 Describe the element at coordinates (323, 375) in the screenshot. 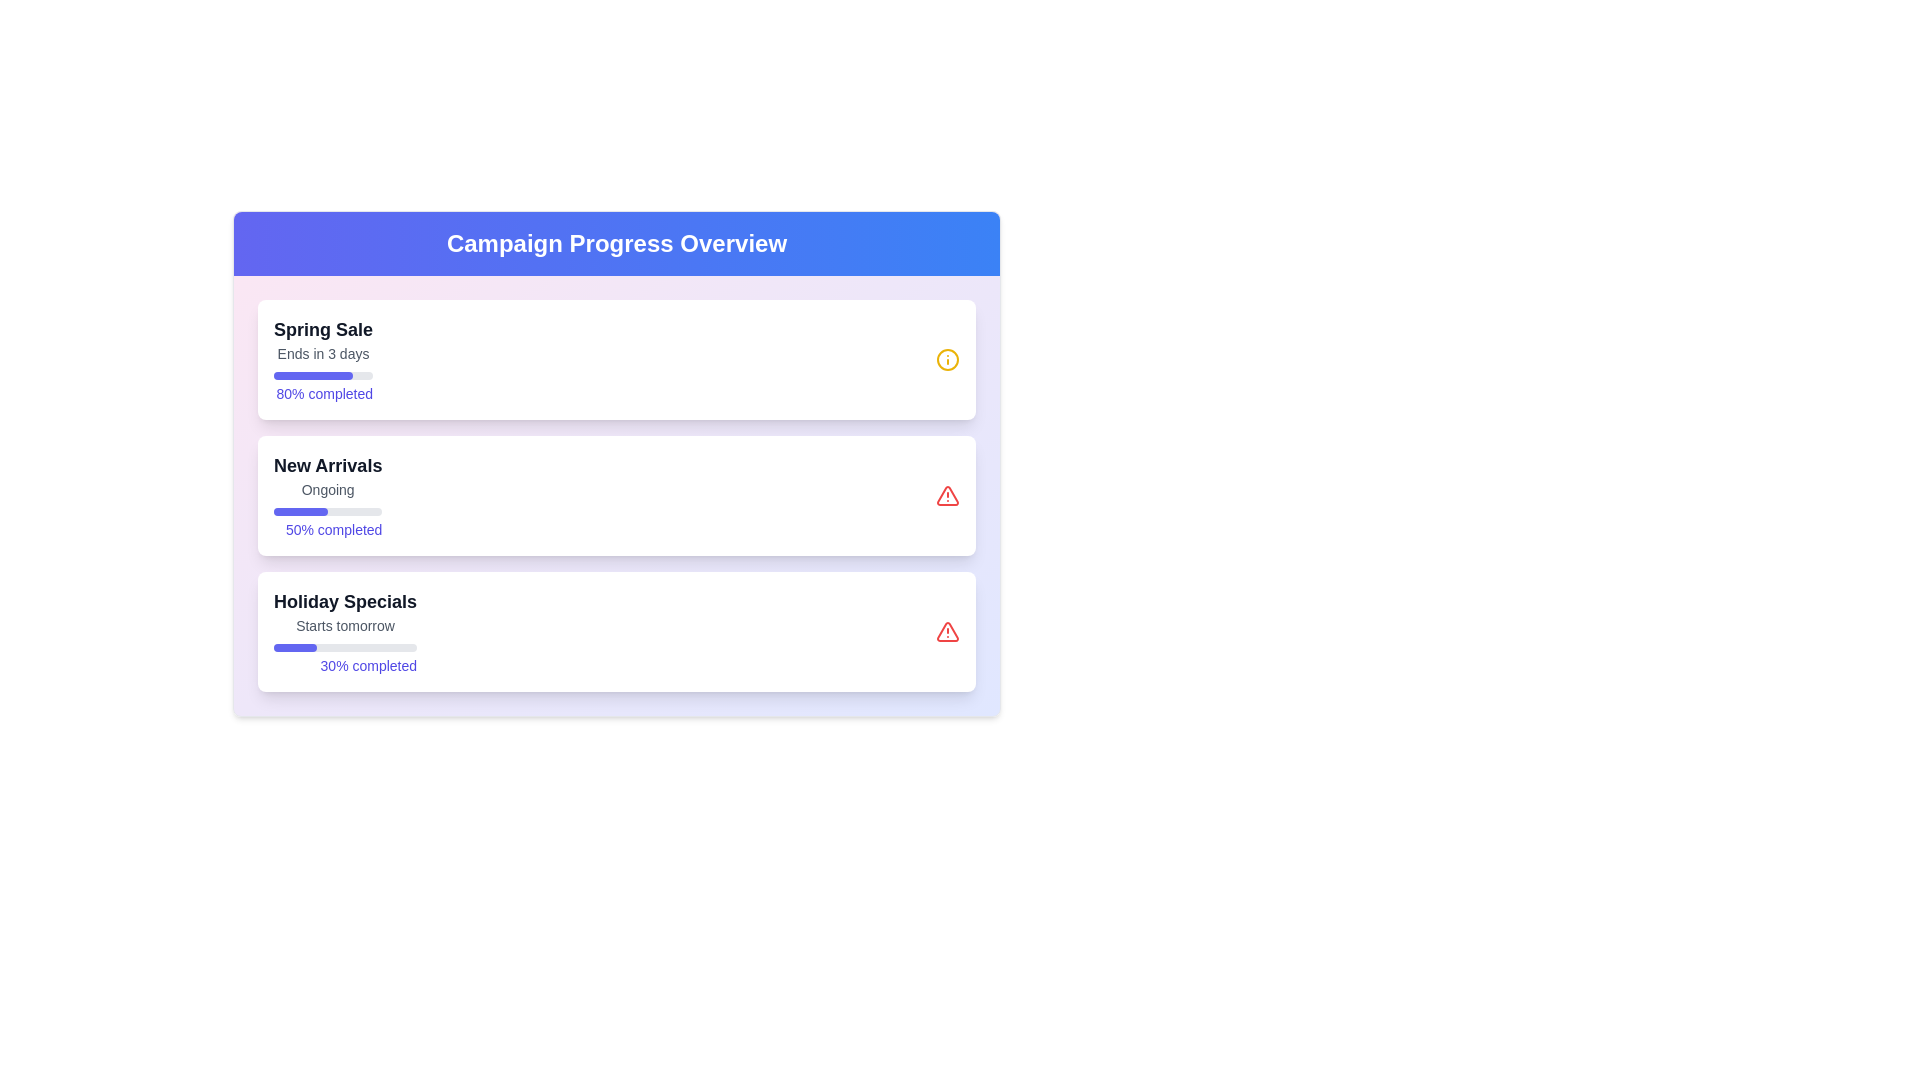

I see `the progress bar located in the first card of the Campaign Progress Overview section, positioned between 'Ends in 3 days' and '80% completed'` at that location.